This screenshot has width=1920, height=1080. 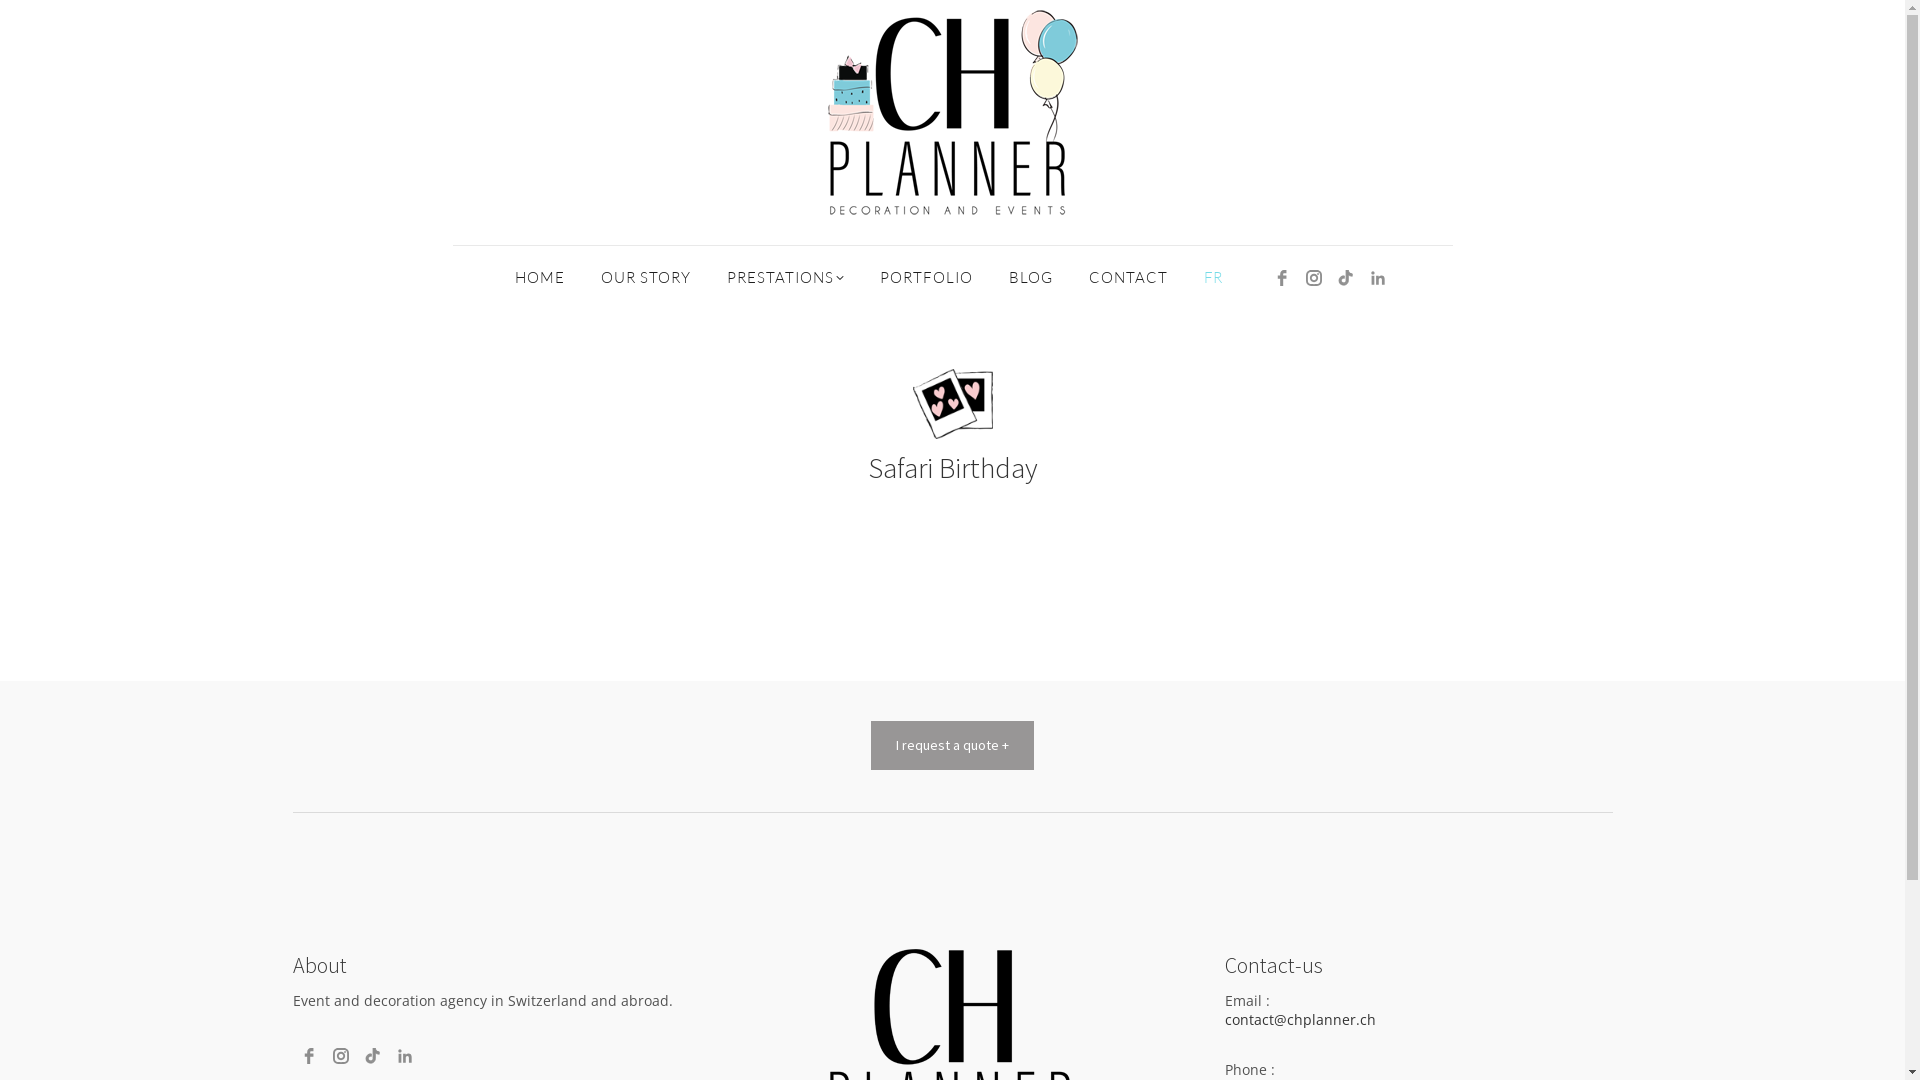 I want to click on 'FR', so click(x=1212, y=277).